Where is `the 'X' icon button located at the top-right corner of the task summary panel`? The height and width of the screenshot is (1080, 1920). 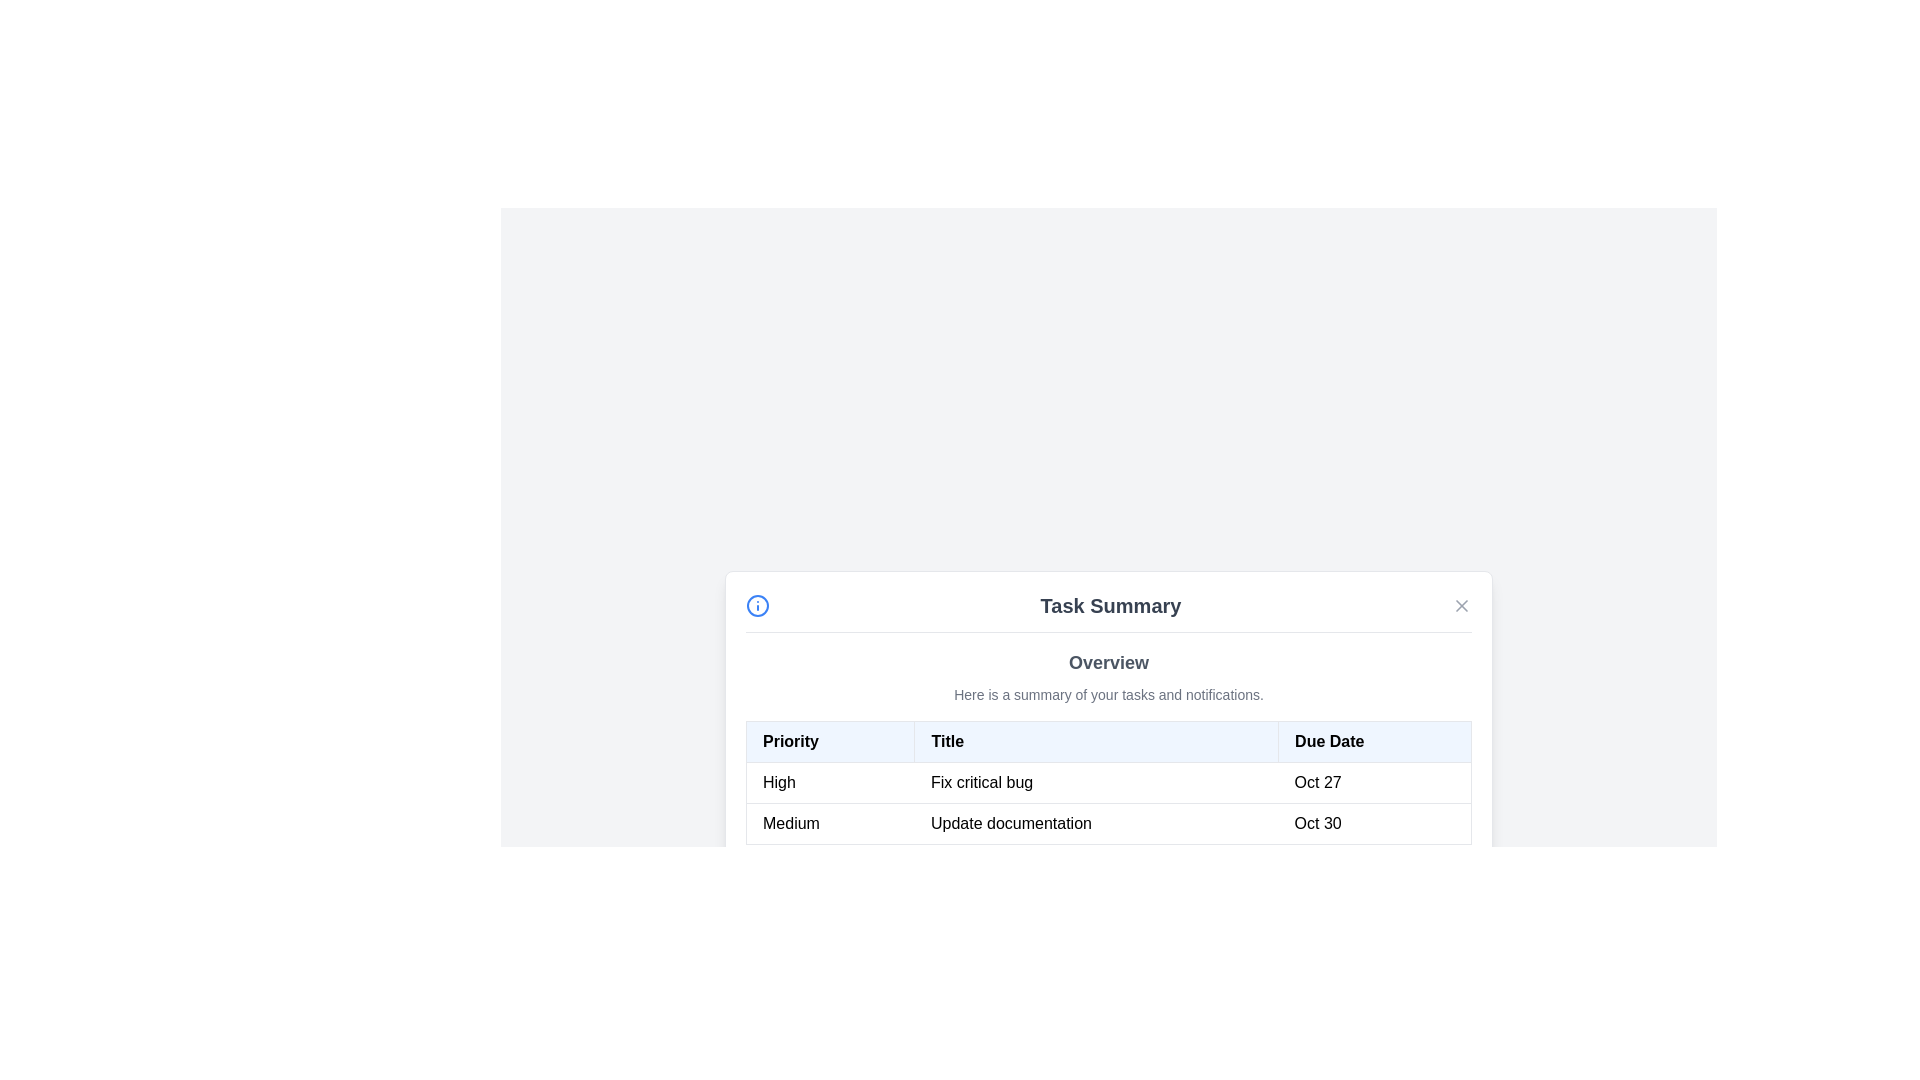 the 'X' icon button located at the top-right corner of the task summary panel is located at coordinates (1462, 604).